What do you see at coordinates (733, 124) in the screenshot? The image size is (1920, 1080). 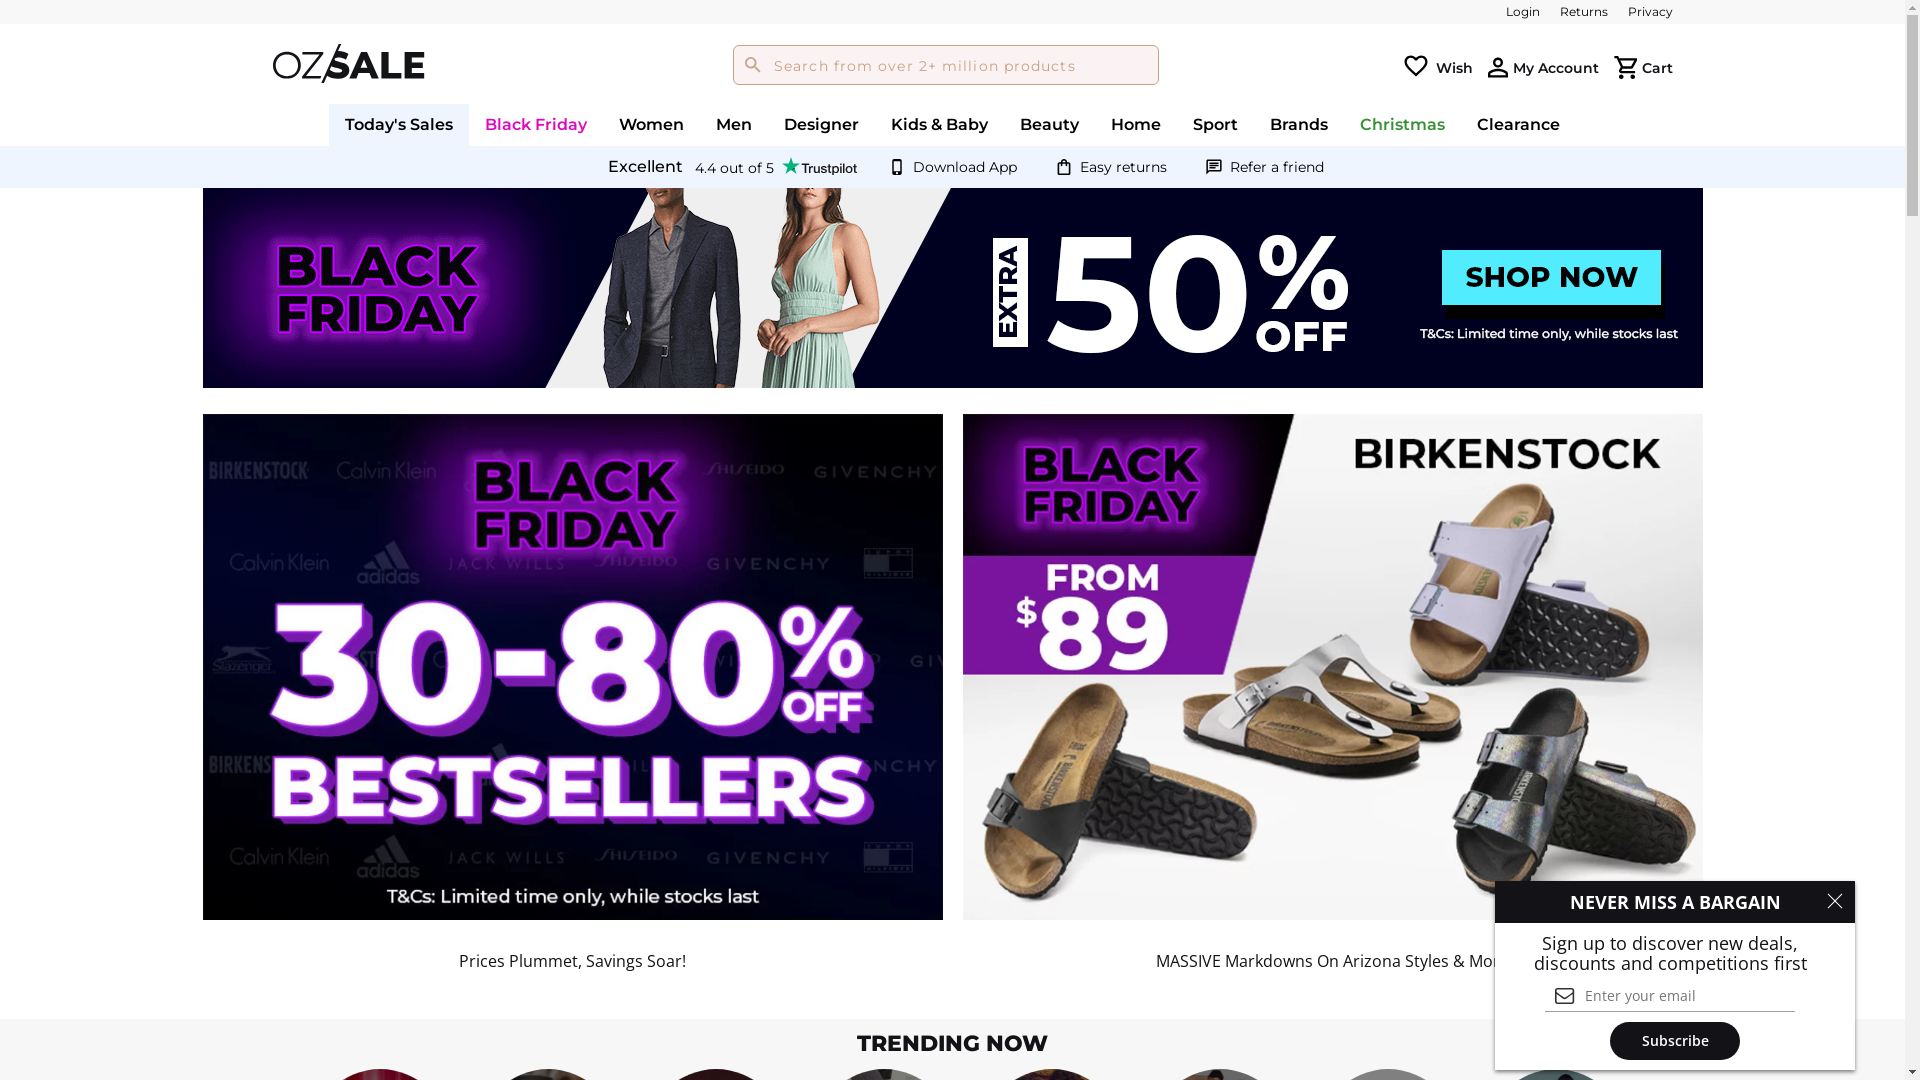 I see `'Men'` at bounding box center [733, 124].